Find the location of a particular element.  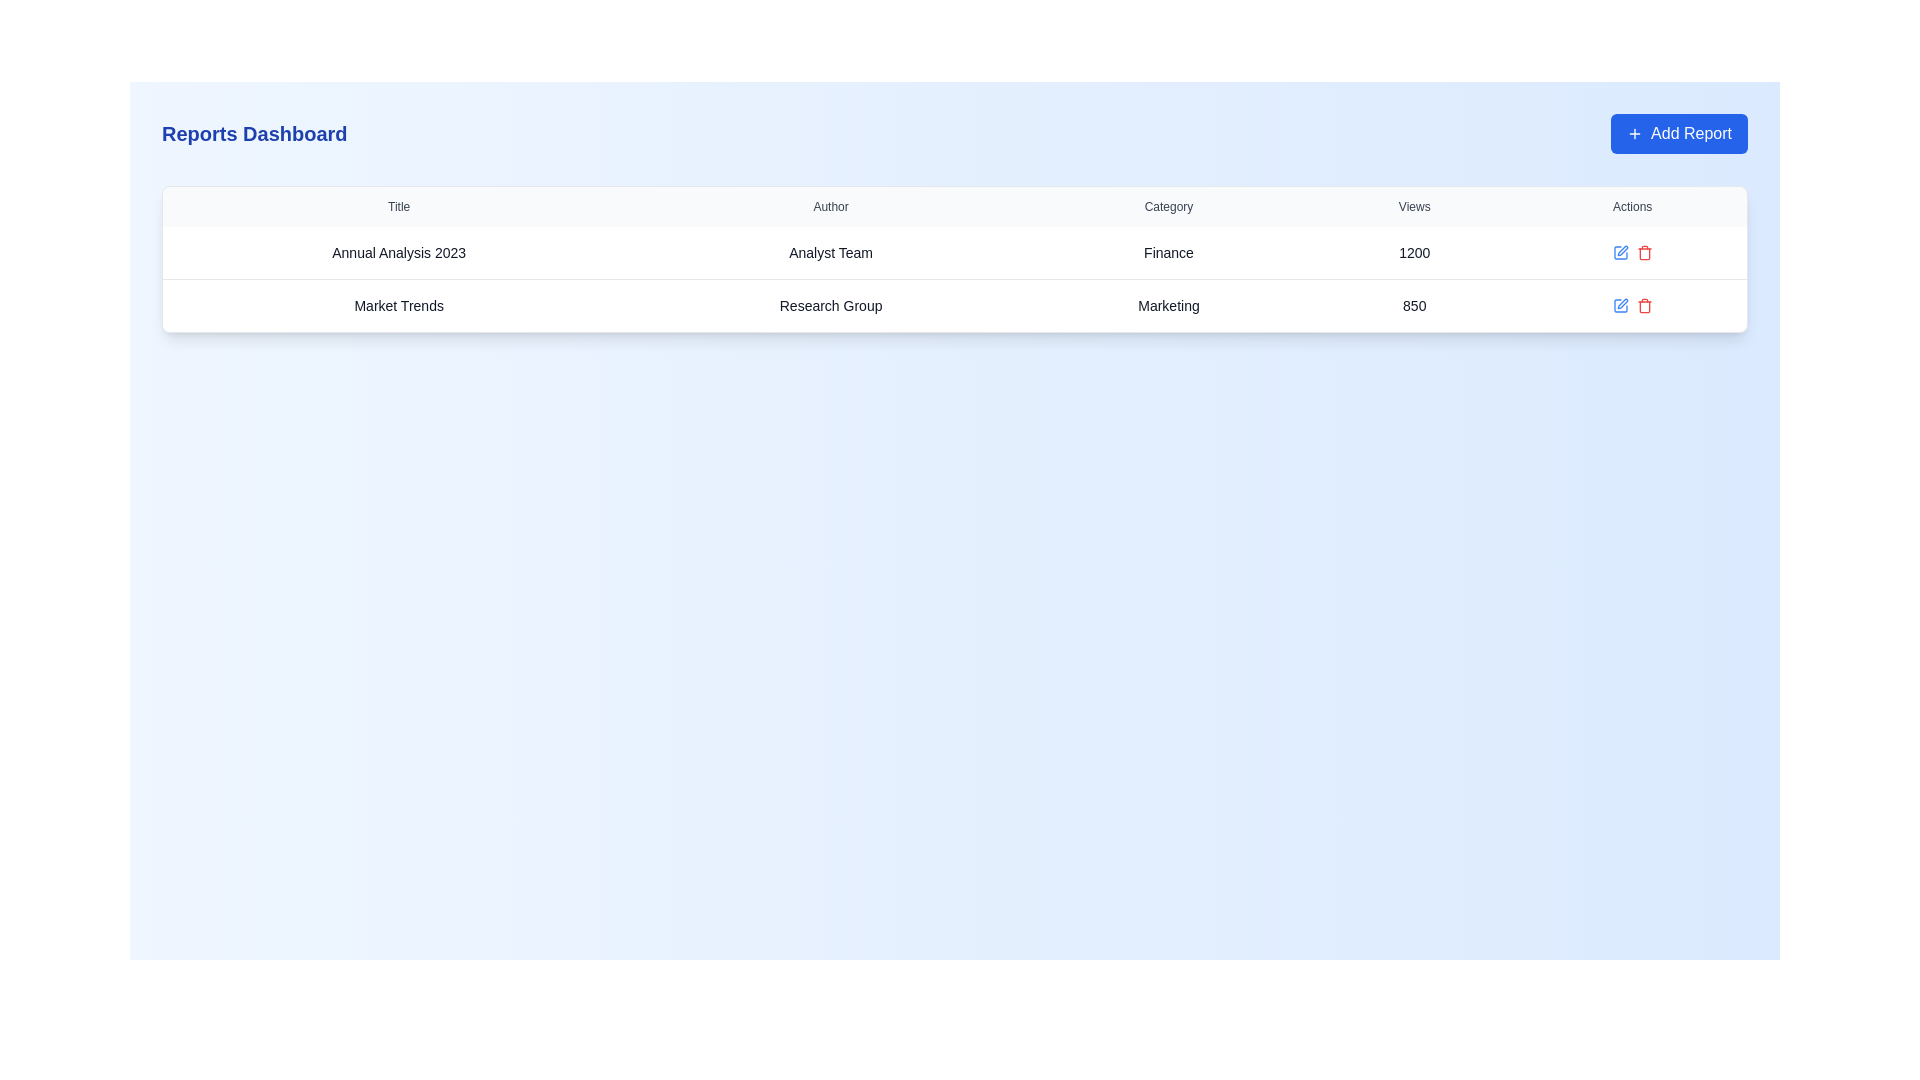

the 'Actions' text label, which is the rightmost header in a row of column headers at the top of a table is located at coordinates (1632, 207).